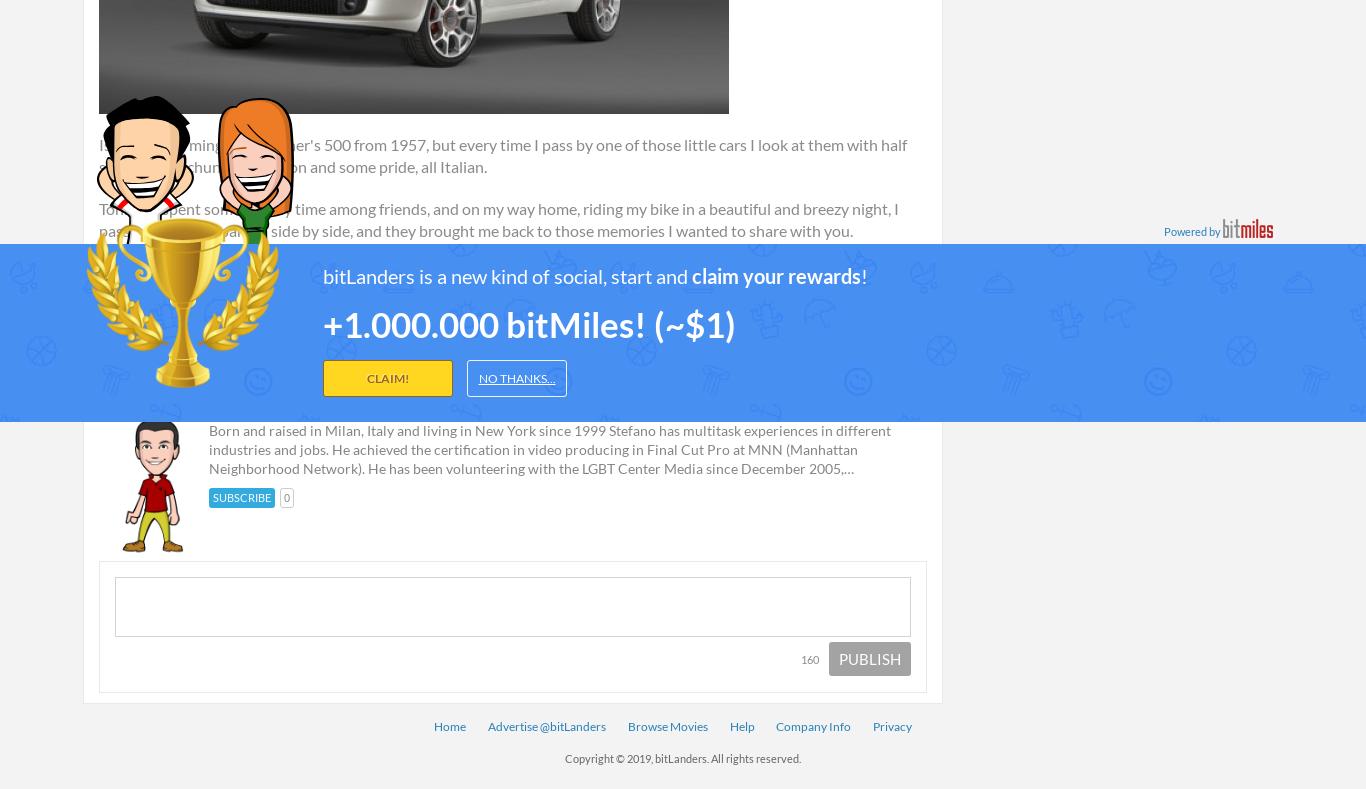 The width and height of the screenshot is (1366, 789). What do you see at coordinates (545, 726) in the screenshot?
I see `'Advertise @bitLanders'` at bounding box center [545, 726].